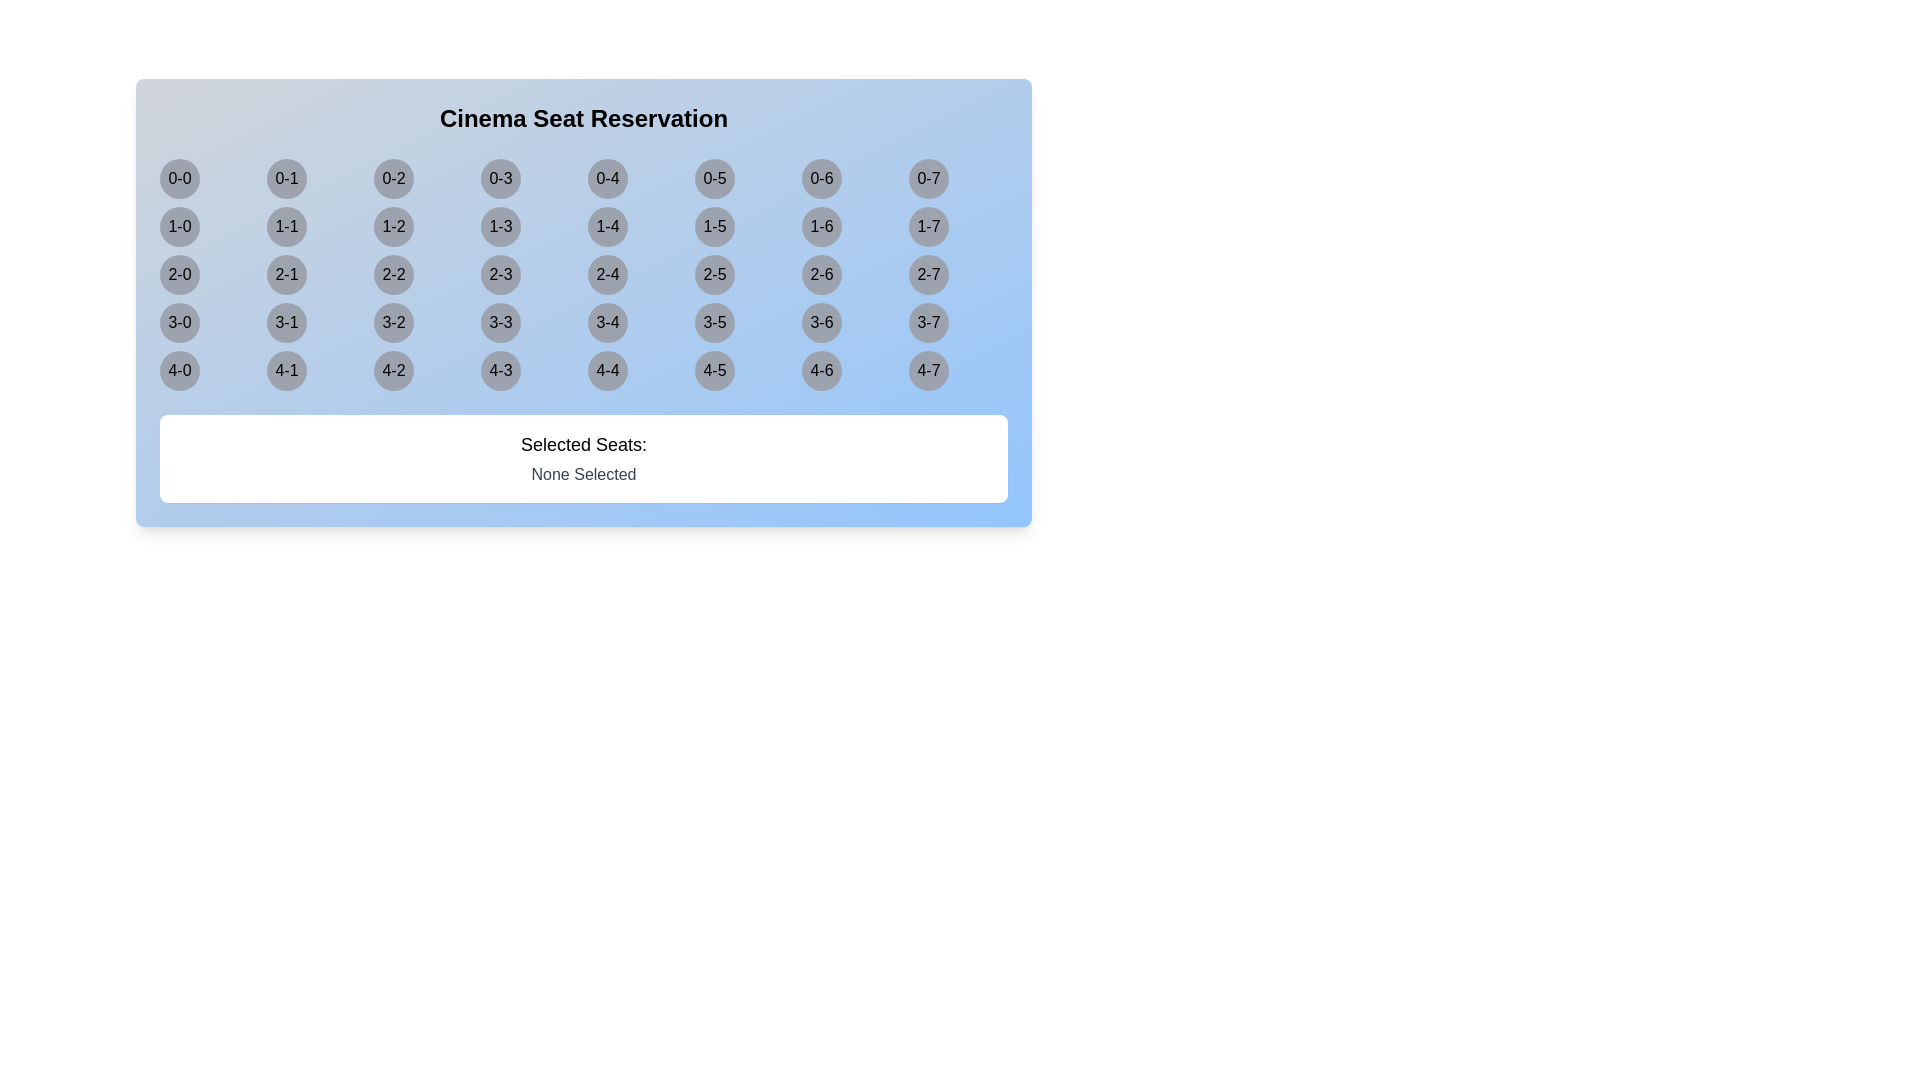 Image resolution: width=1920 pixels, height=1080 pixels. I want to click on the button labeled '2-3' in the cinema seat reservation interface, so click(500, 274).